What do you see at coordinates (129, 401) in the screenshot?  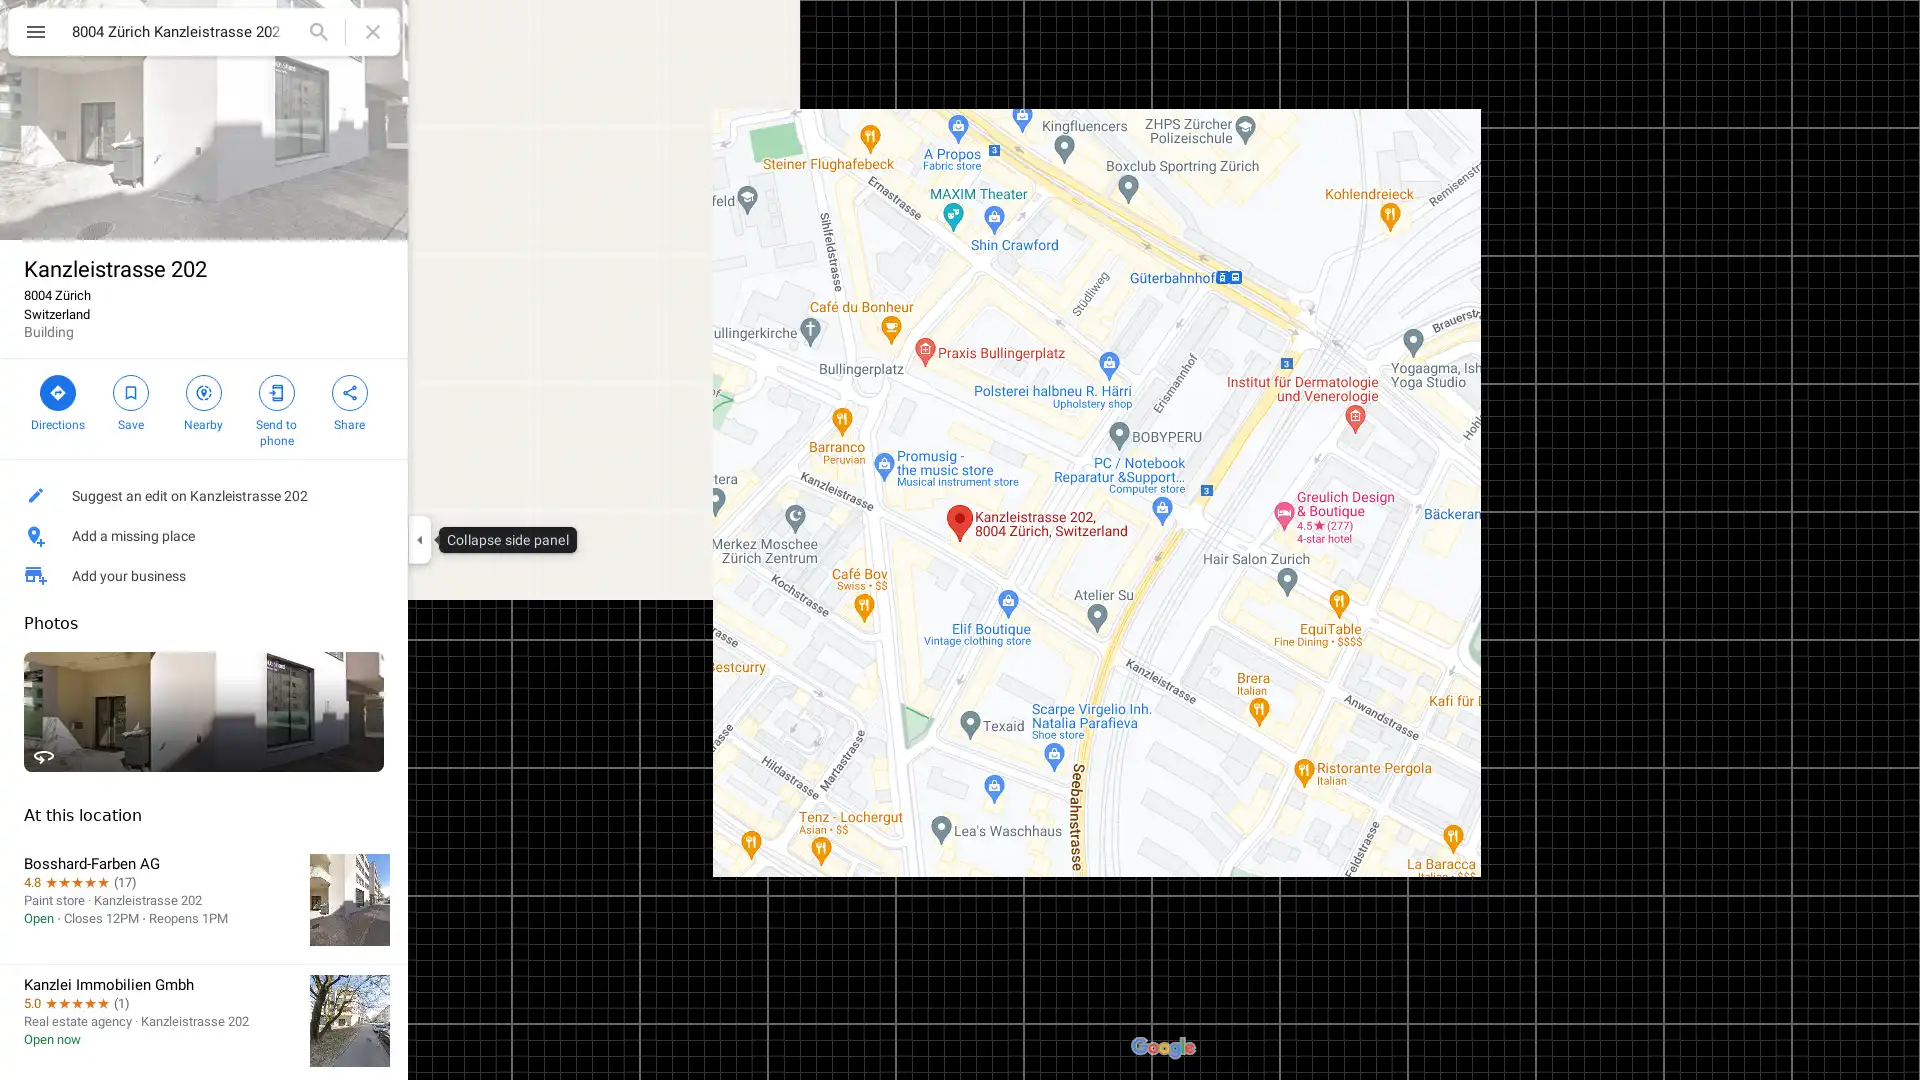 I see `Save Kanzleistrasse 202 in your lists` at bounding box center [129, 401].